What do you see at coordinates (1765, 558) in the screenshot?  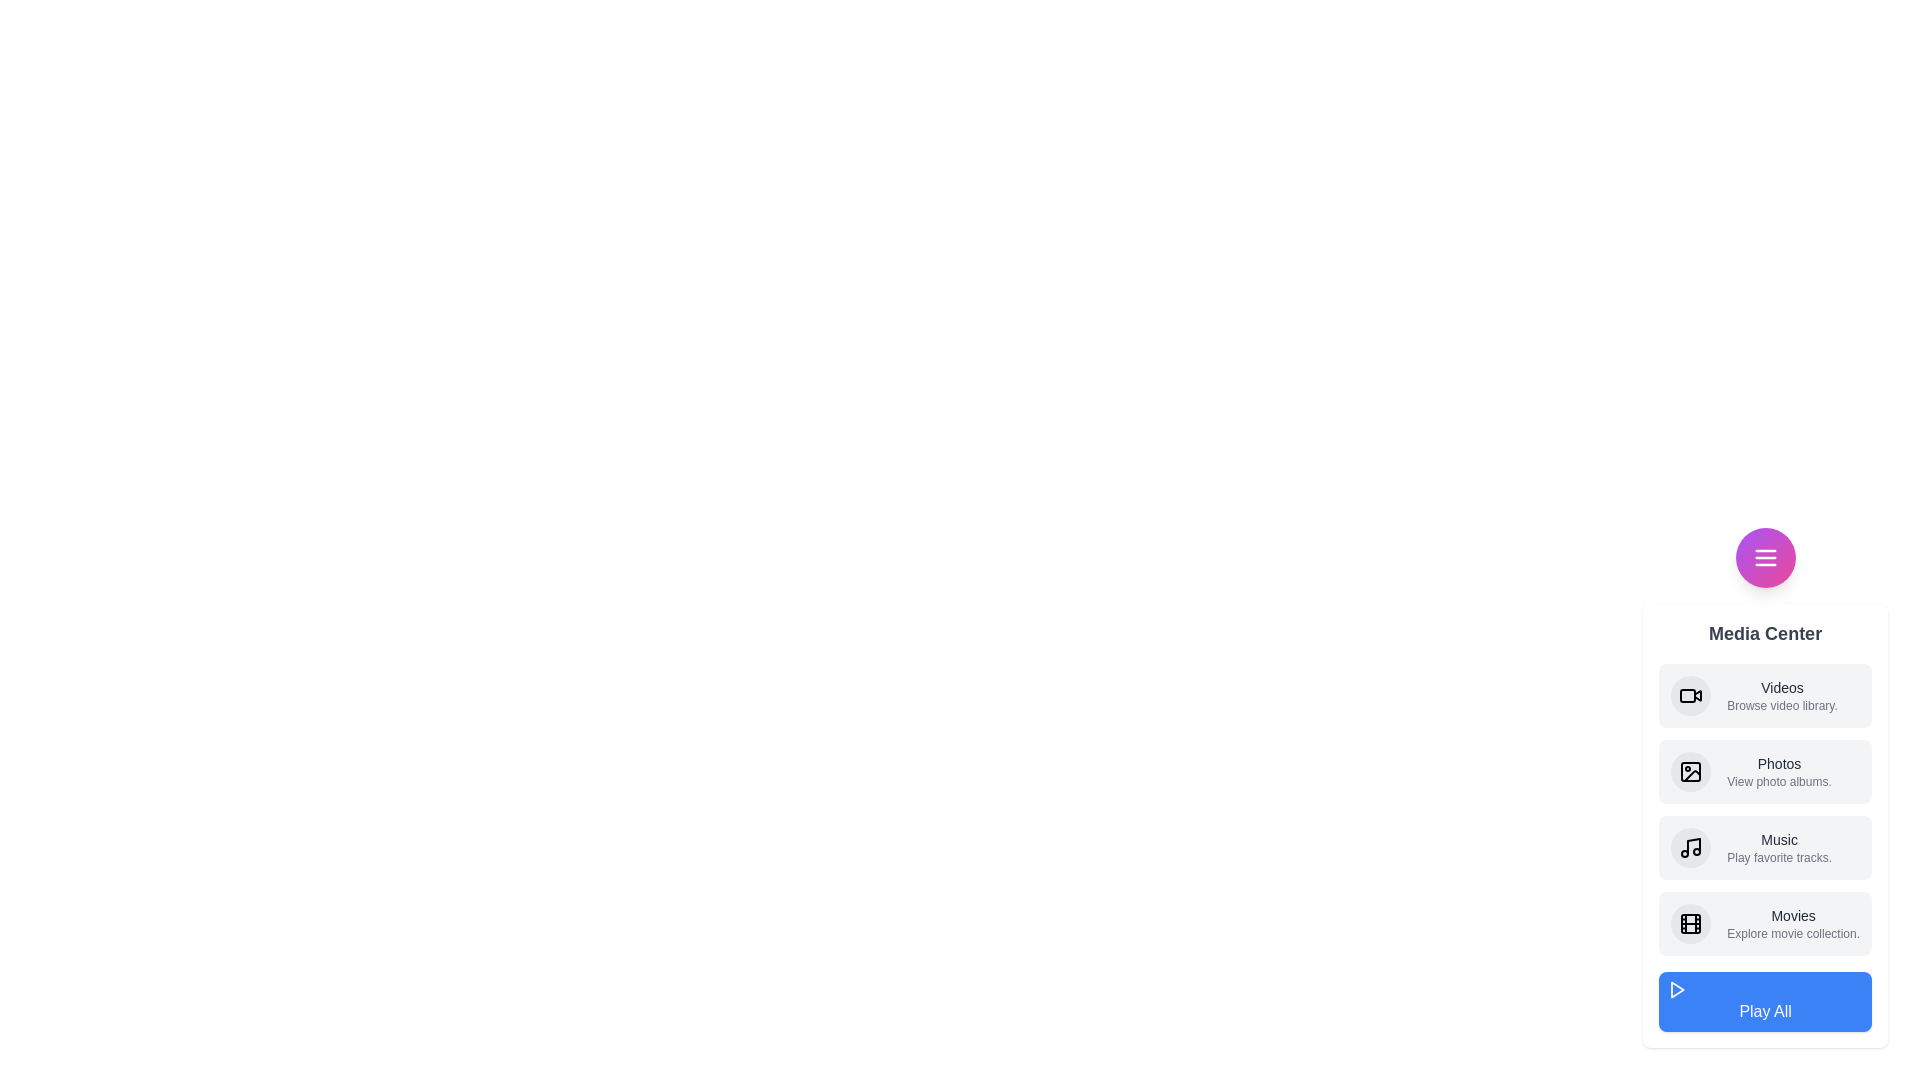 I see `the toggle button to toggle the menu visibility` at bounding box center [1765, 558].